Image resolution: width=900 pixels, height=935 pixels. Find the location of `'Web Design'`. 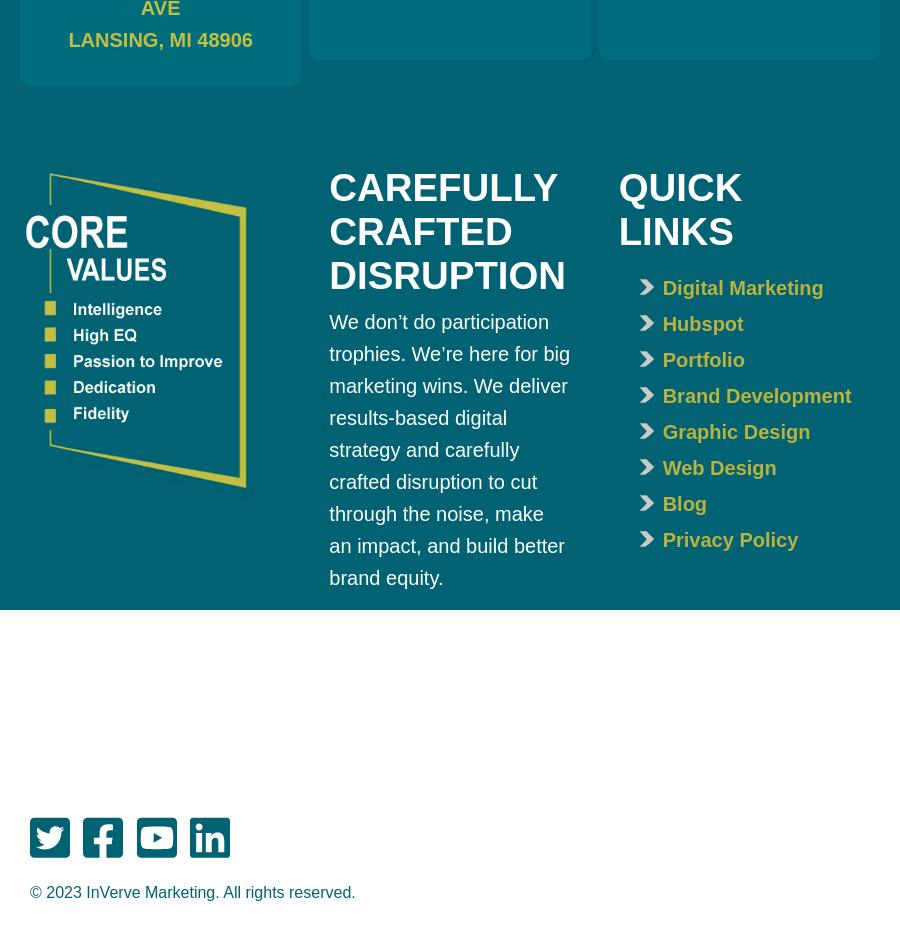

'Web Design' is located at coordinates (718, 466).